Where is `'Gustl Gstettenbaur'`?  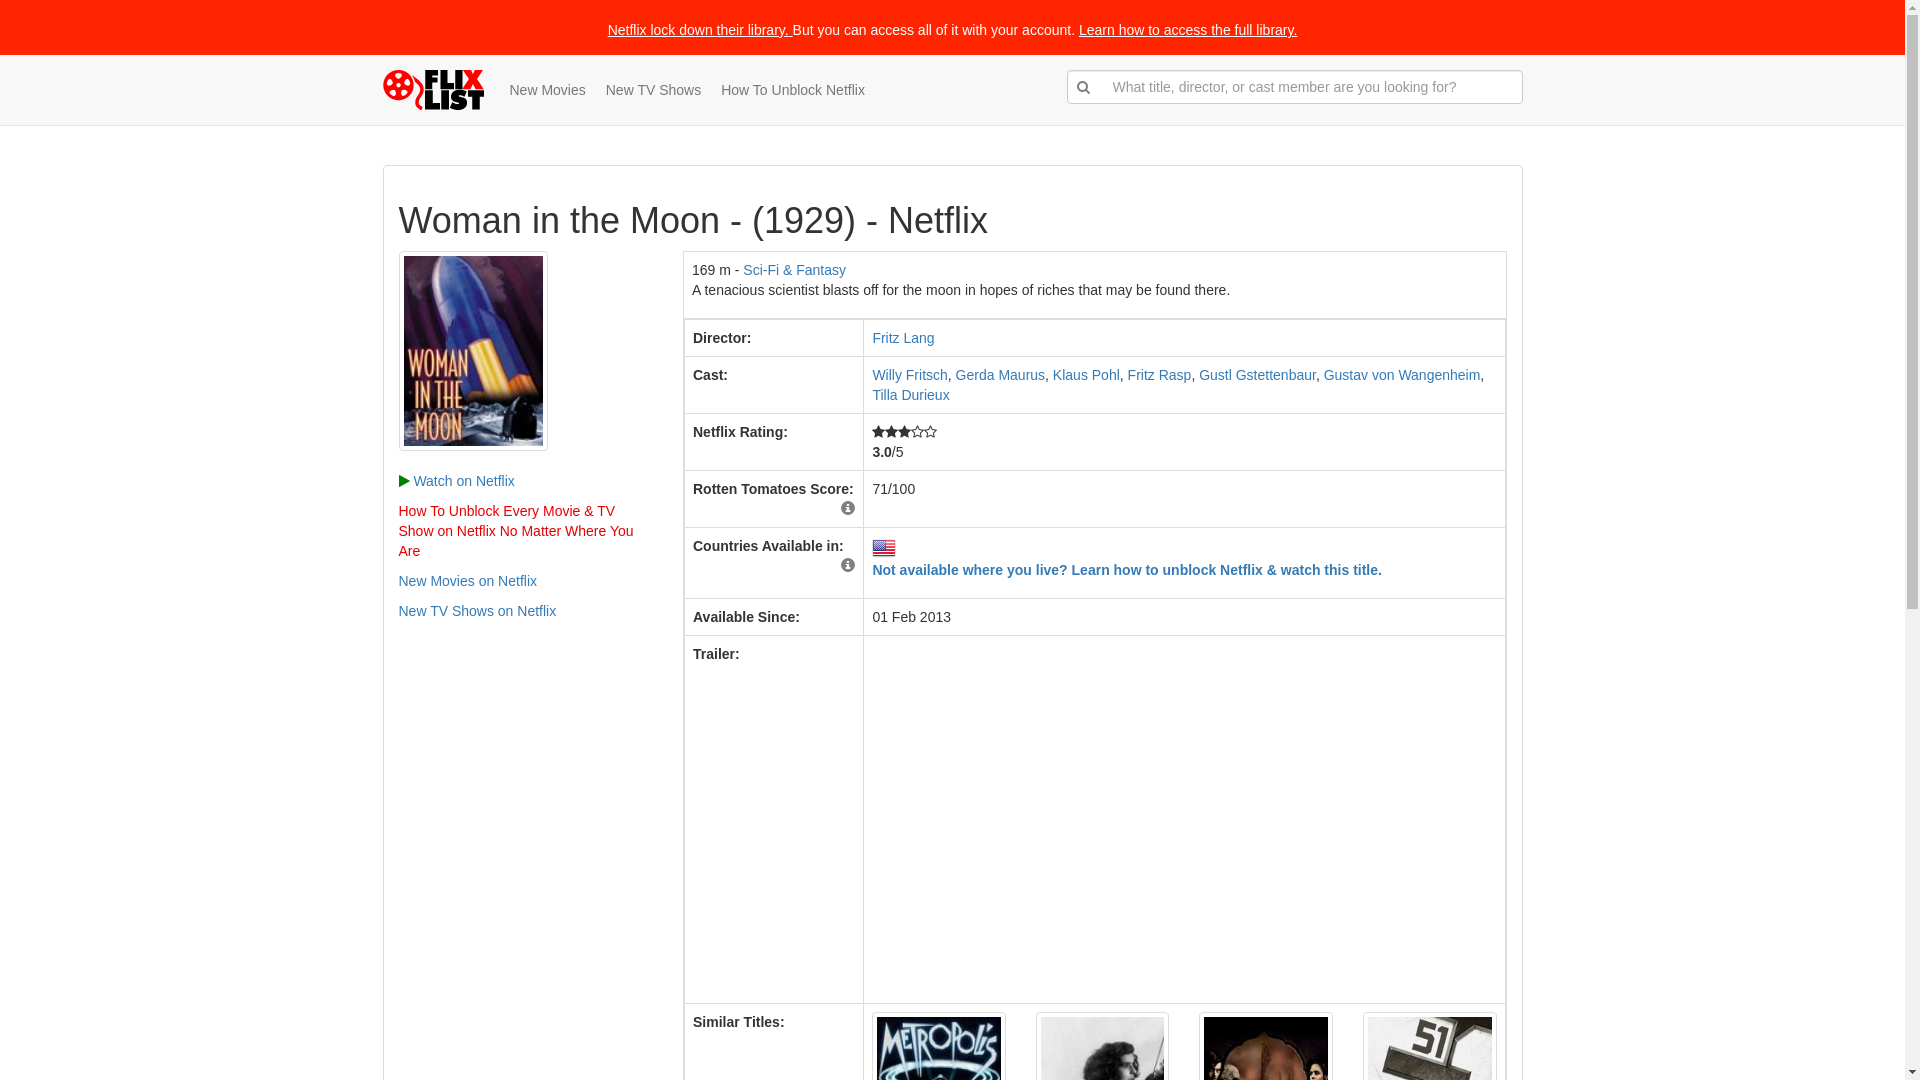 'Gustl Gstettenbaur' is located at coordinates (1256, 374).